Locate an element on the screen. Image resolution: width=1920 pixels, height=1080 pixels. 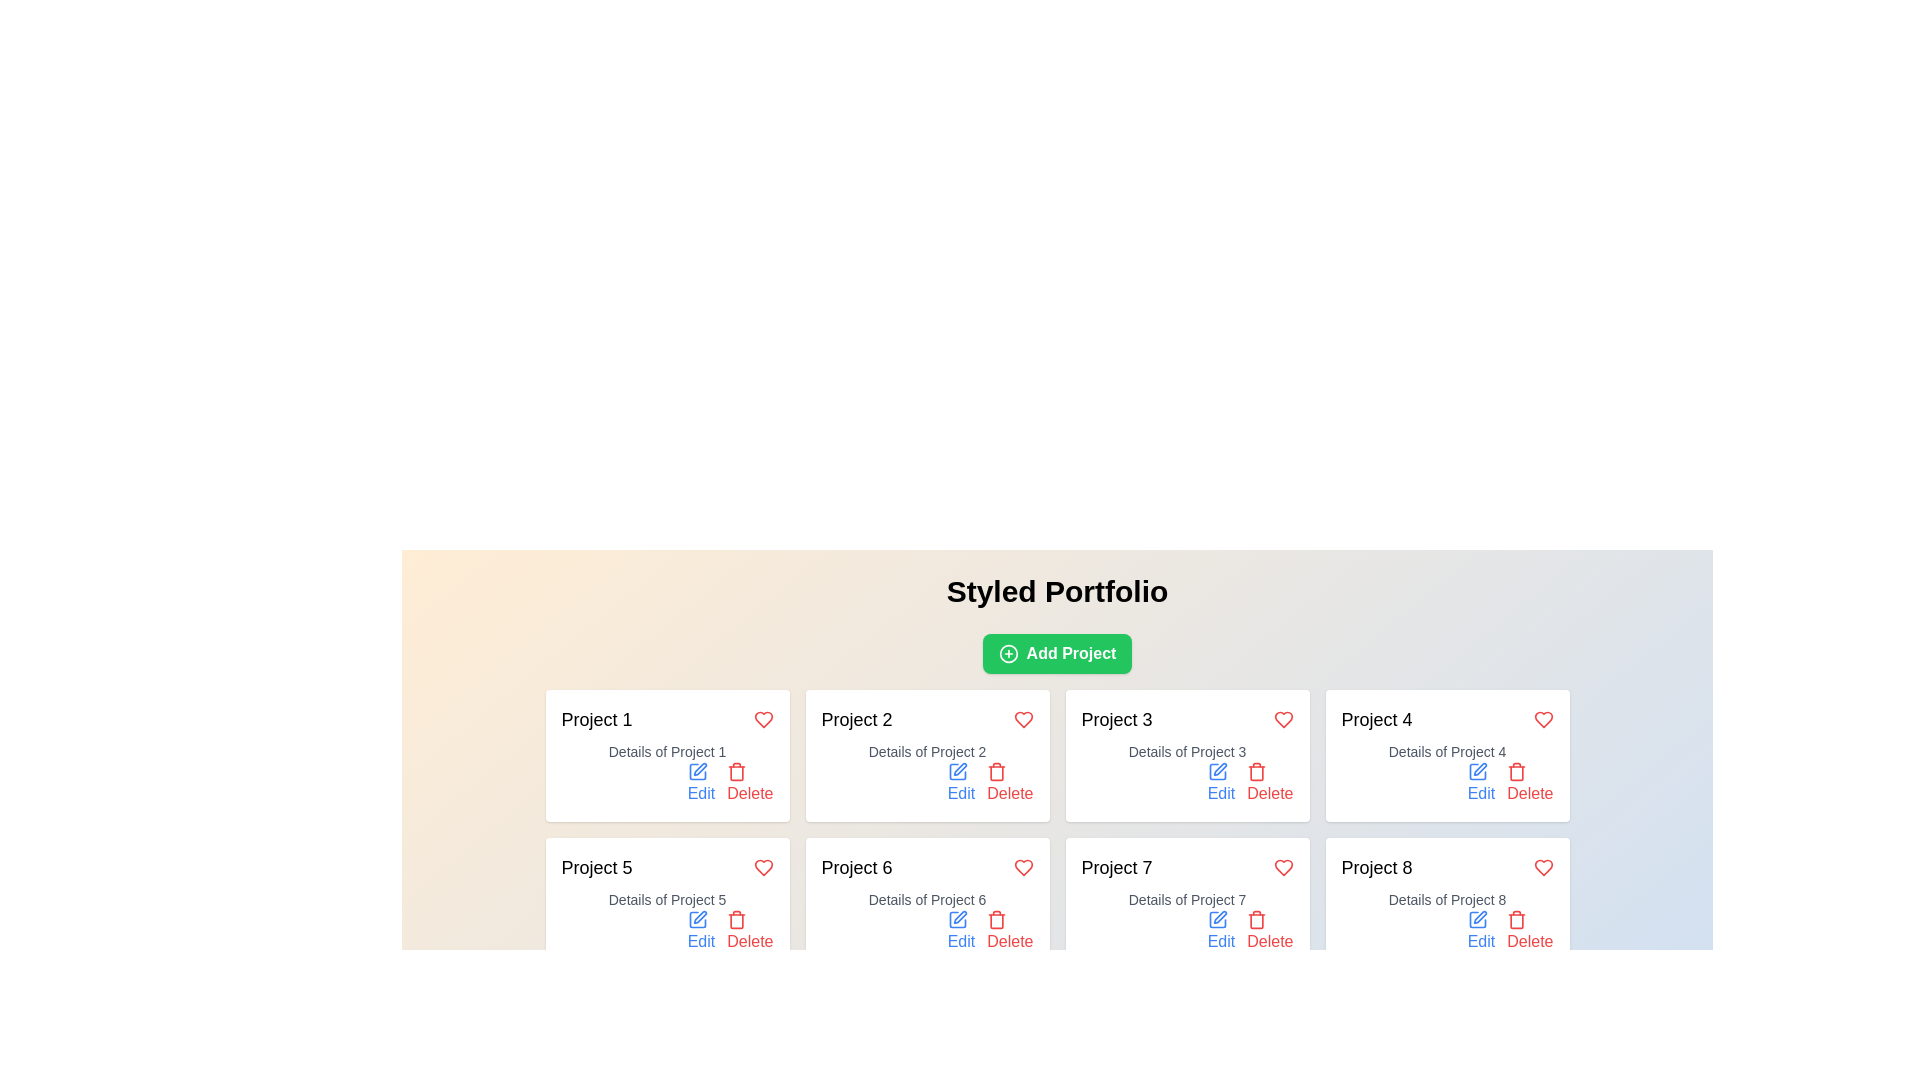
the text label or heading that serves as the title for 'Project 5', located in the second row and first column of the grid layout is located at coordinates (595, 866).